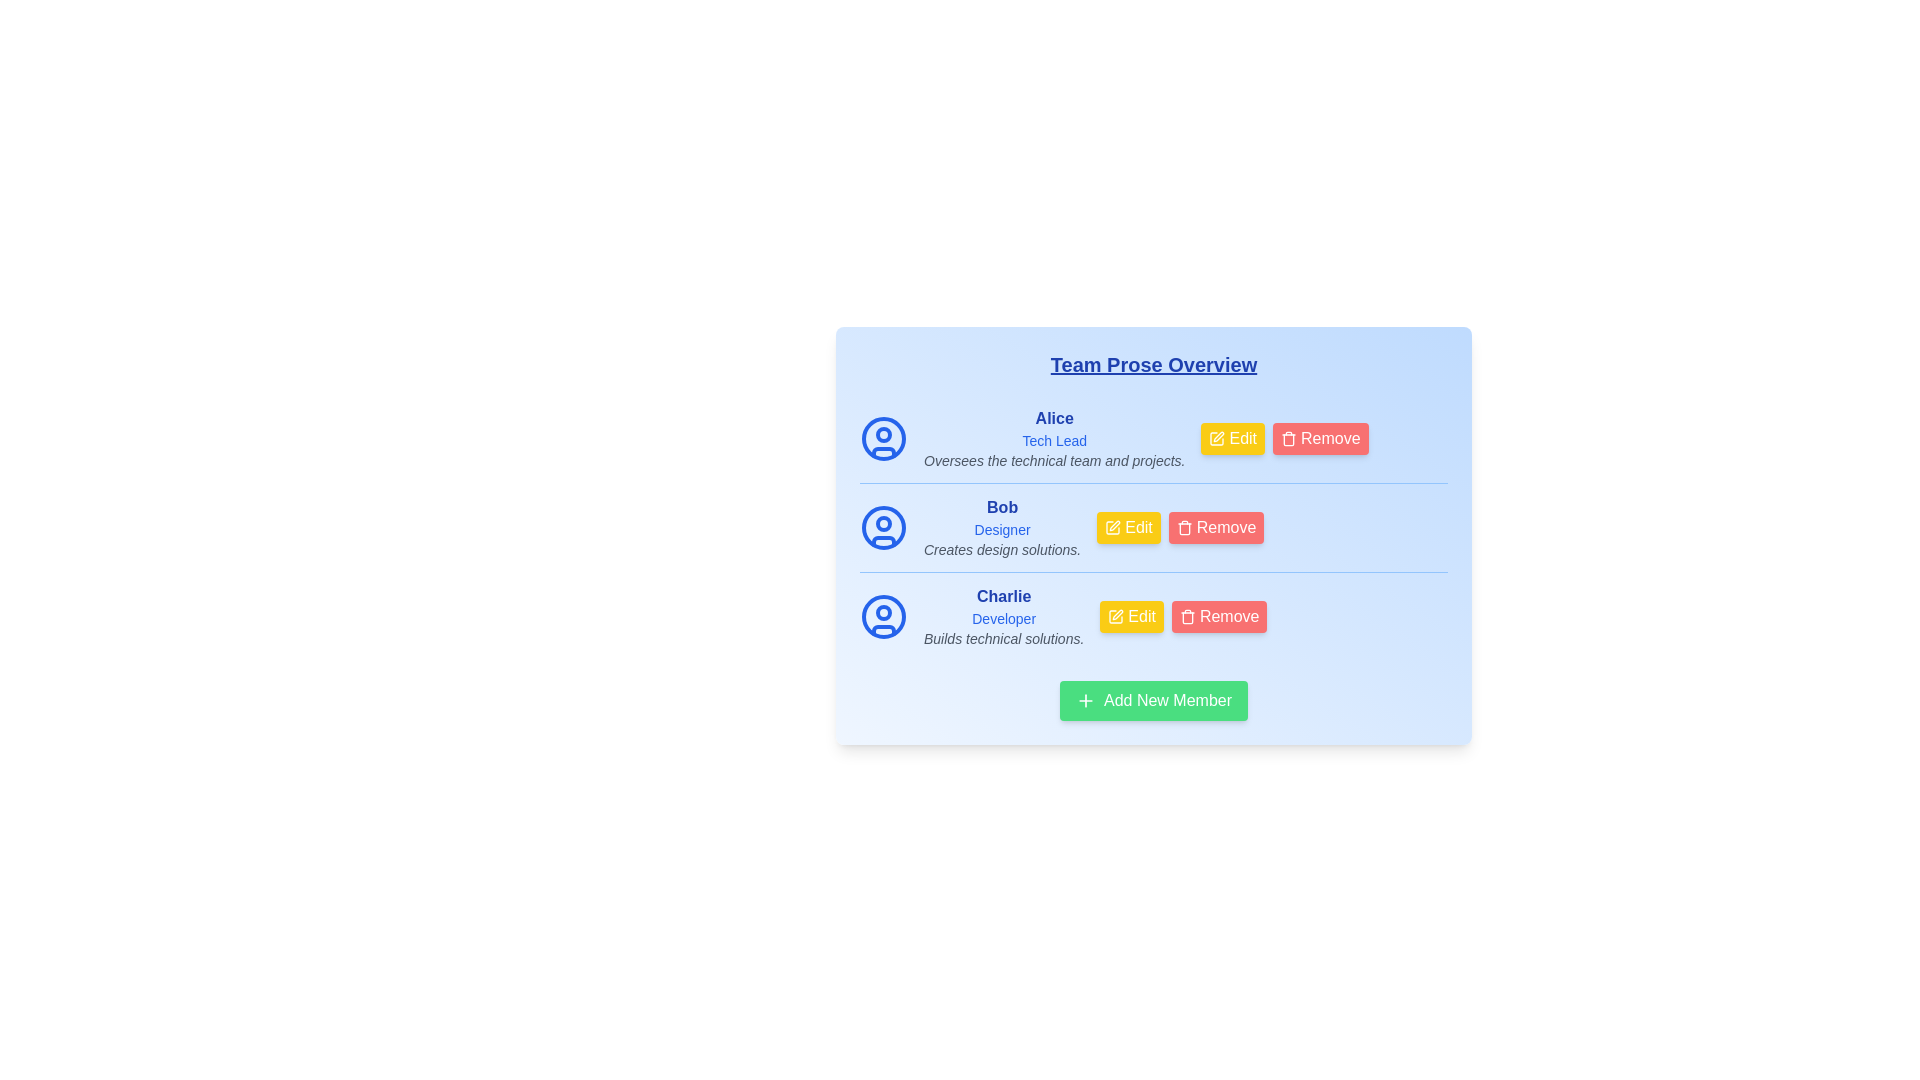  Describe the element at coordinates (1053, 461) in the screenshot. I see `the text description element detailing Alice's role and responsibilities, which is positioned below the 'Tech Lead' subtitle` at that location.